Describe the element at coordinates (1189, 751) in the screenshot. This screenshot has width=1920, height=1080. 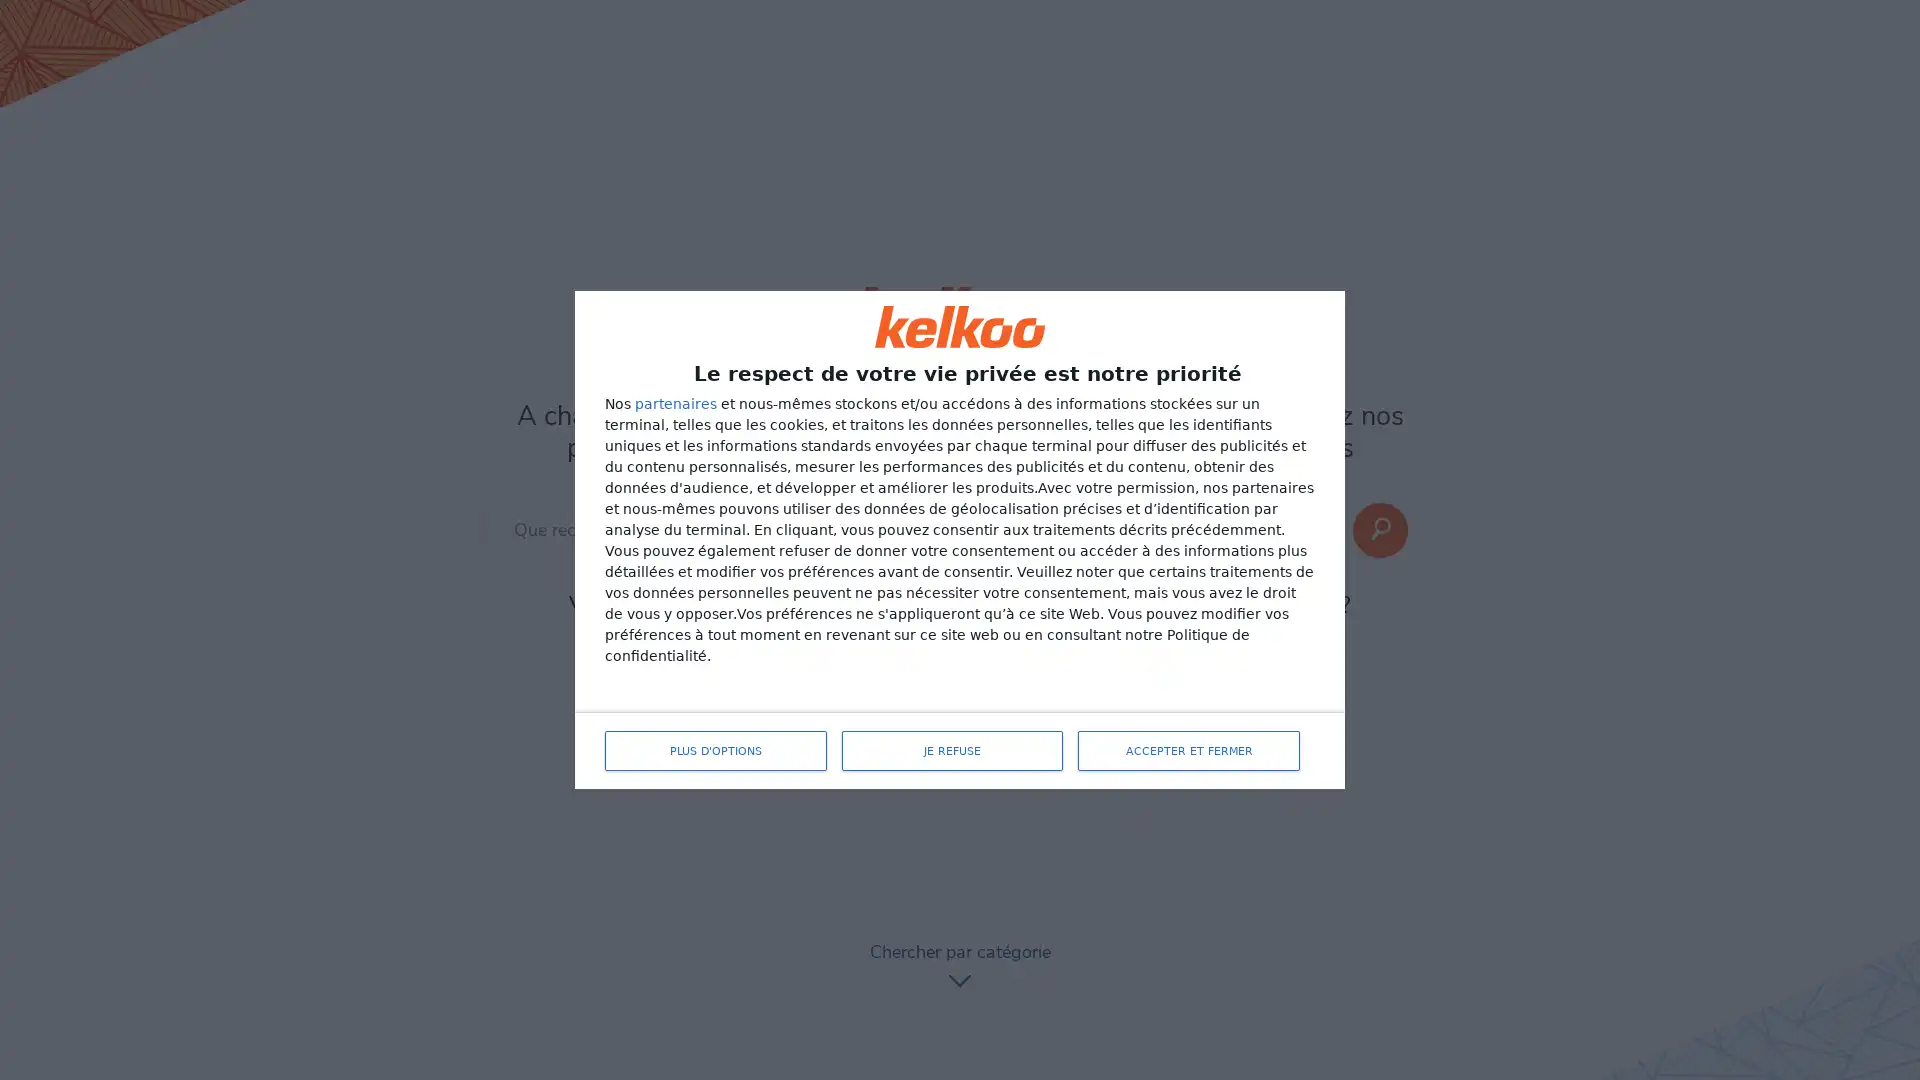
I see `ACCEPTER ET FERMER` at that location.